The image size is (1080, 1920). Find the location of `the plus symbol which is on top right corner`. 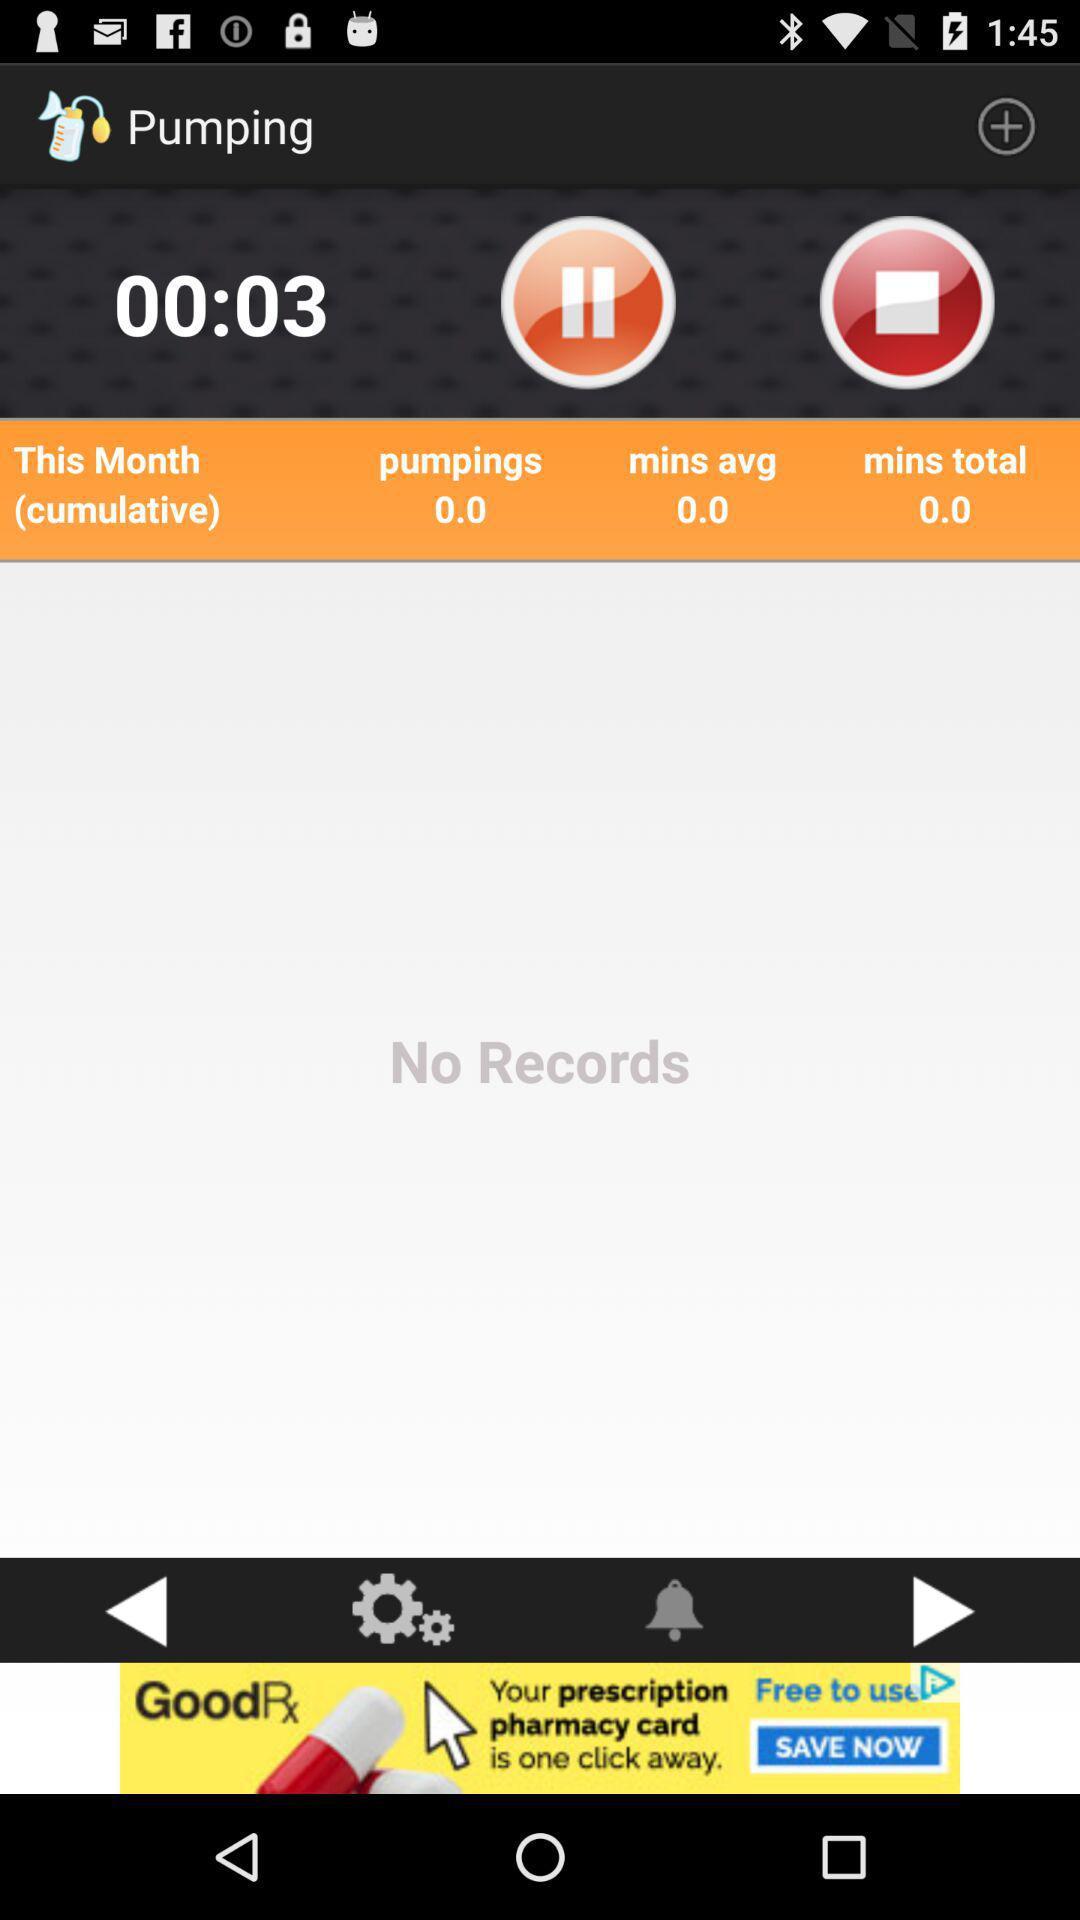

the plus symbol which is on top right corner is located at coordinates (1006, 124).